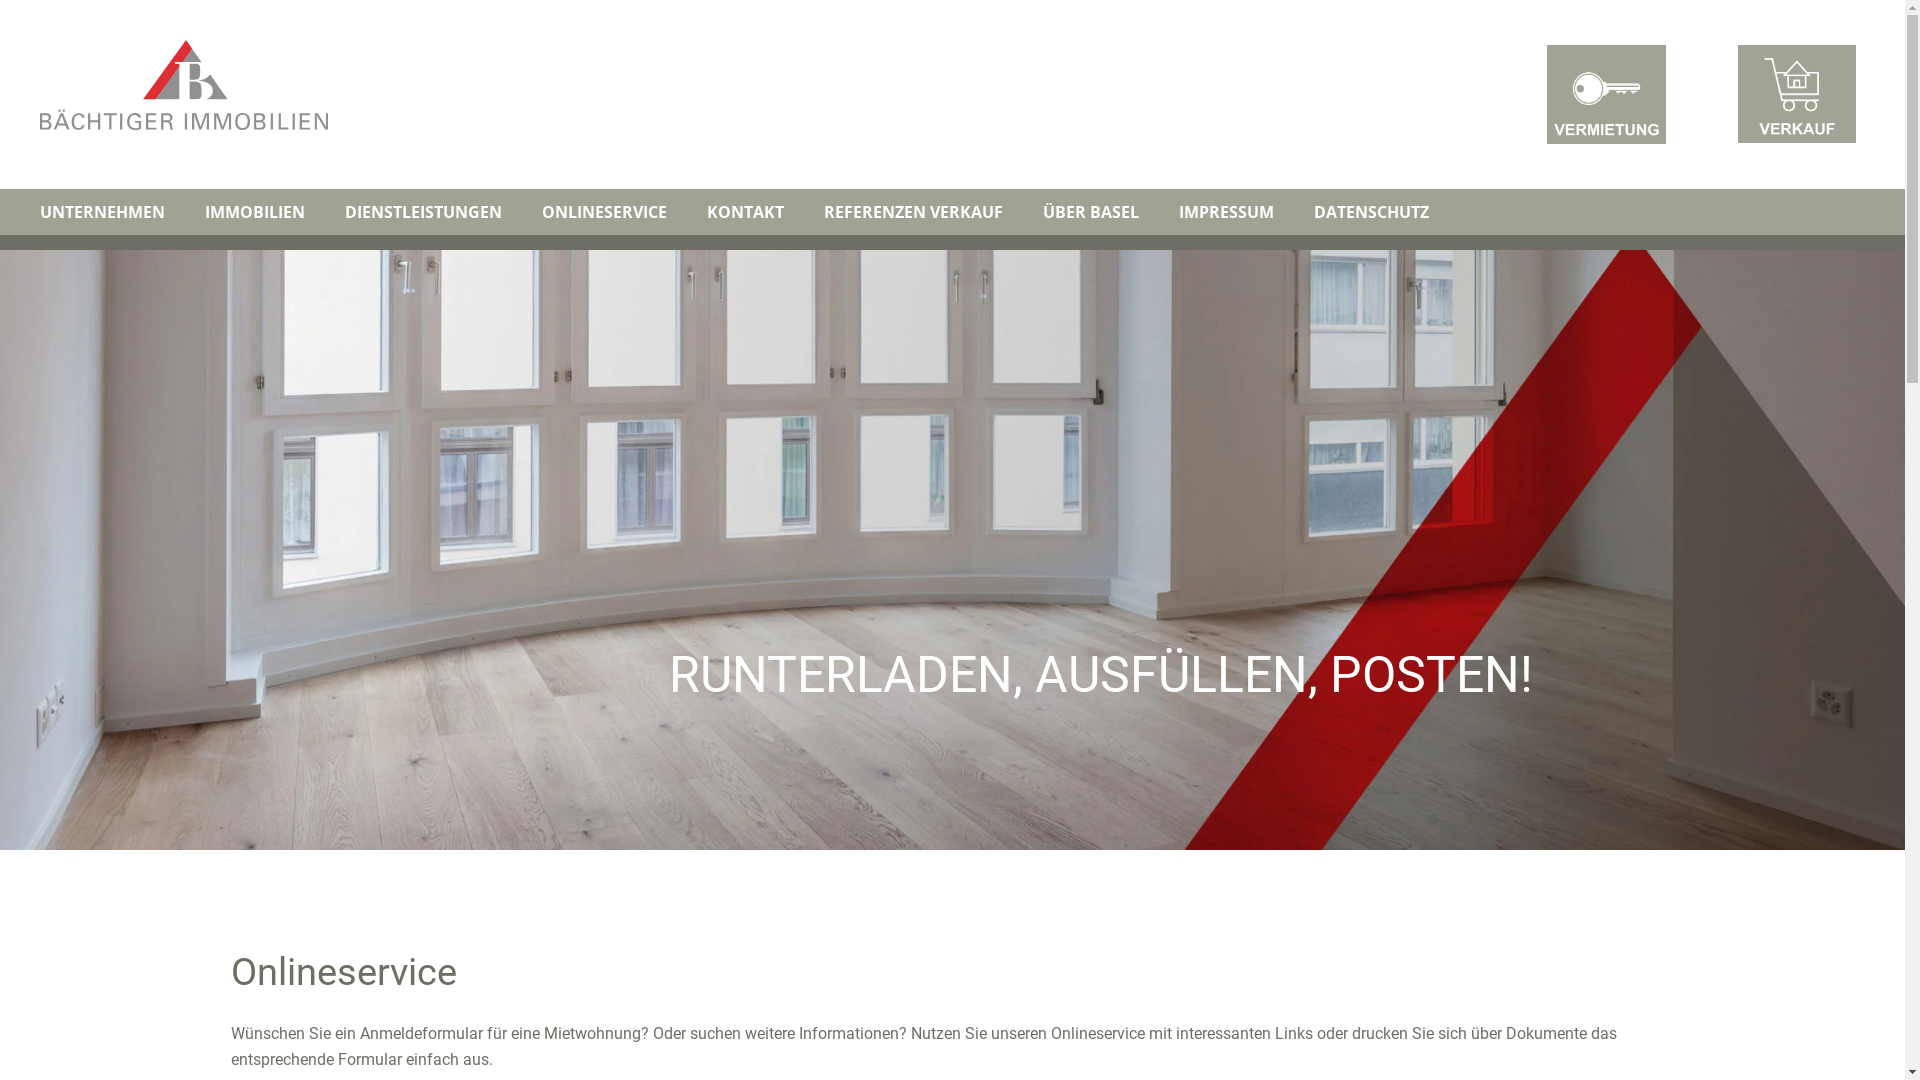  Describe the element at coordinates (422, 212) in the screenshot. I see `'DIENSTLEISTUNGEN'` at that location.